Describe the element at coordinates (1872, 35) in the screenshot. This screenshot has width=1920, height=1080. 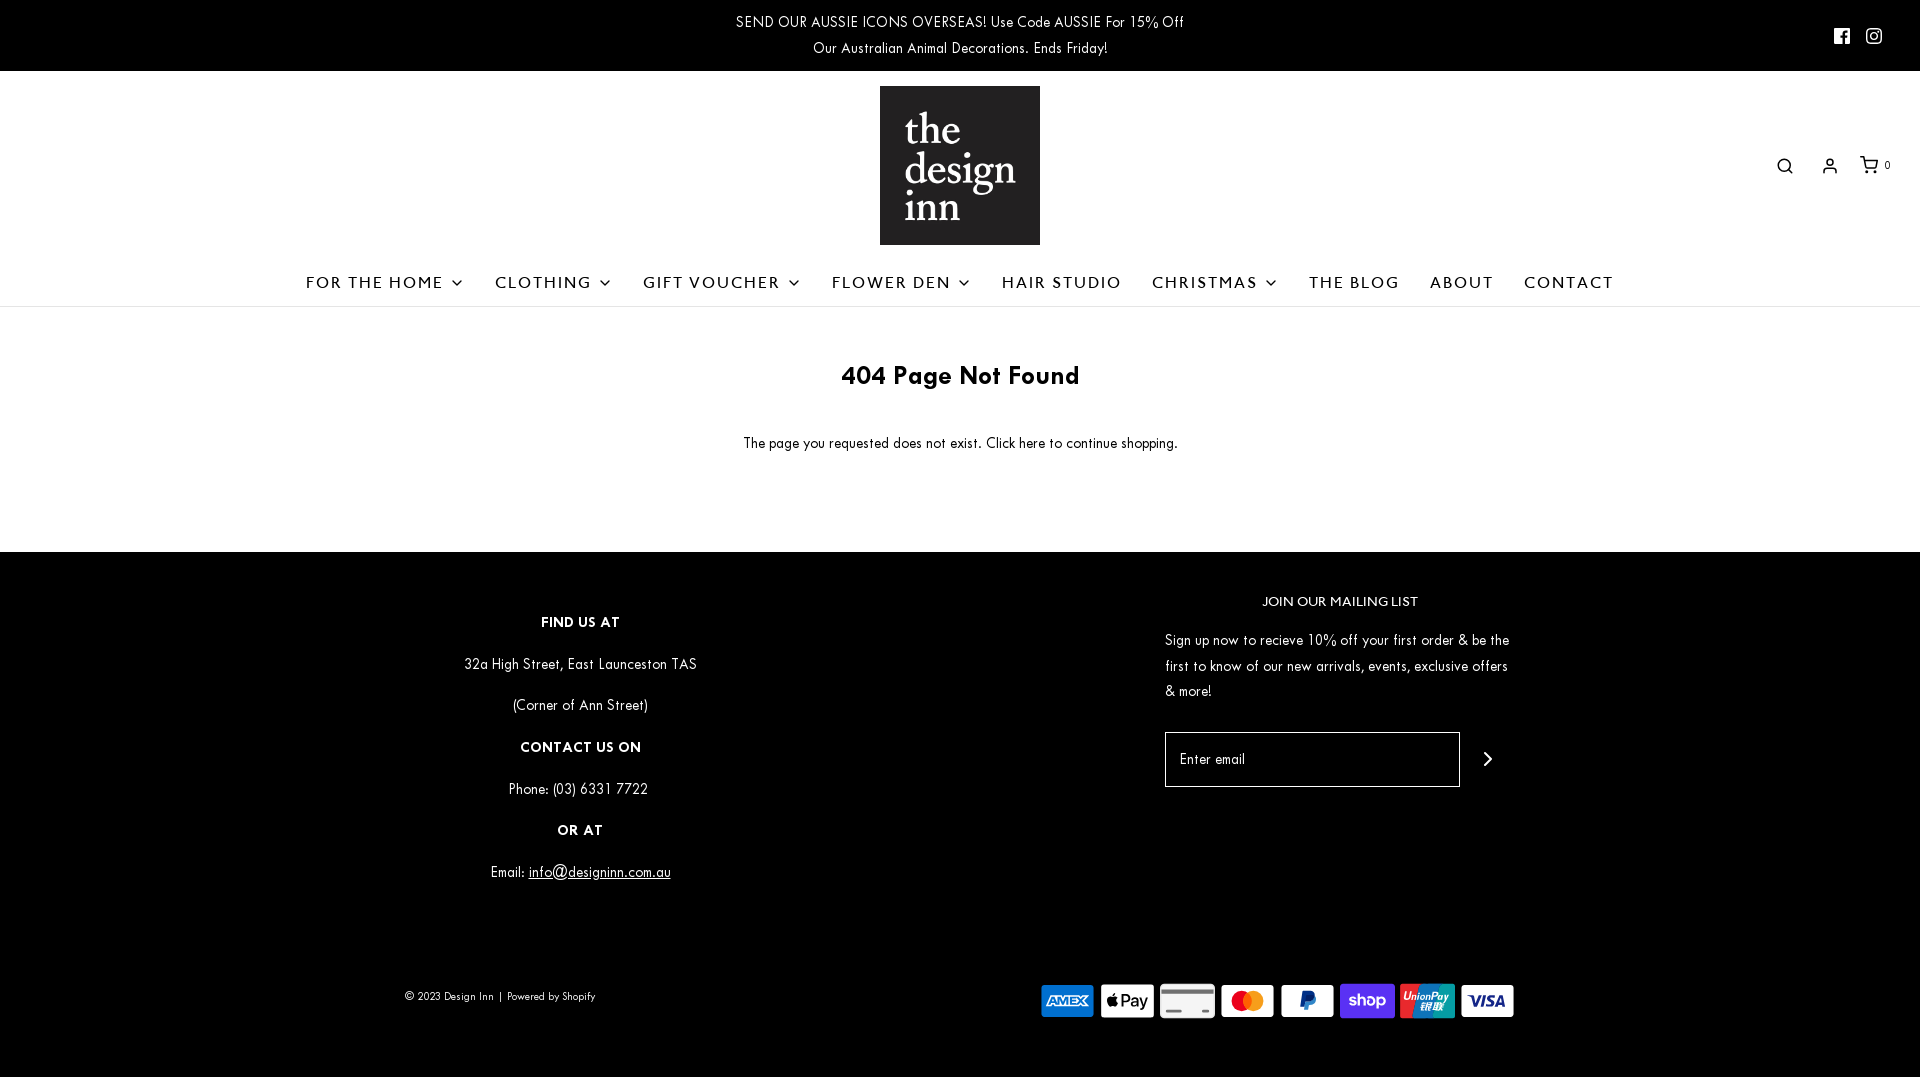
I see `'Instagram icon'` at that location.